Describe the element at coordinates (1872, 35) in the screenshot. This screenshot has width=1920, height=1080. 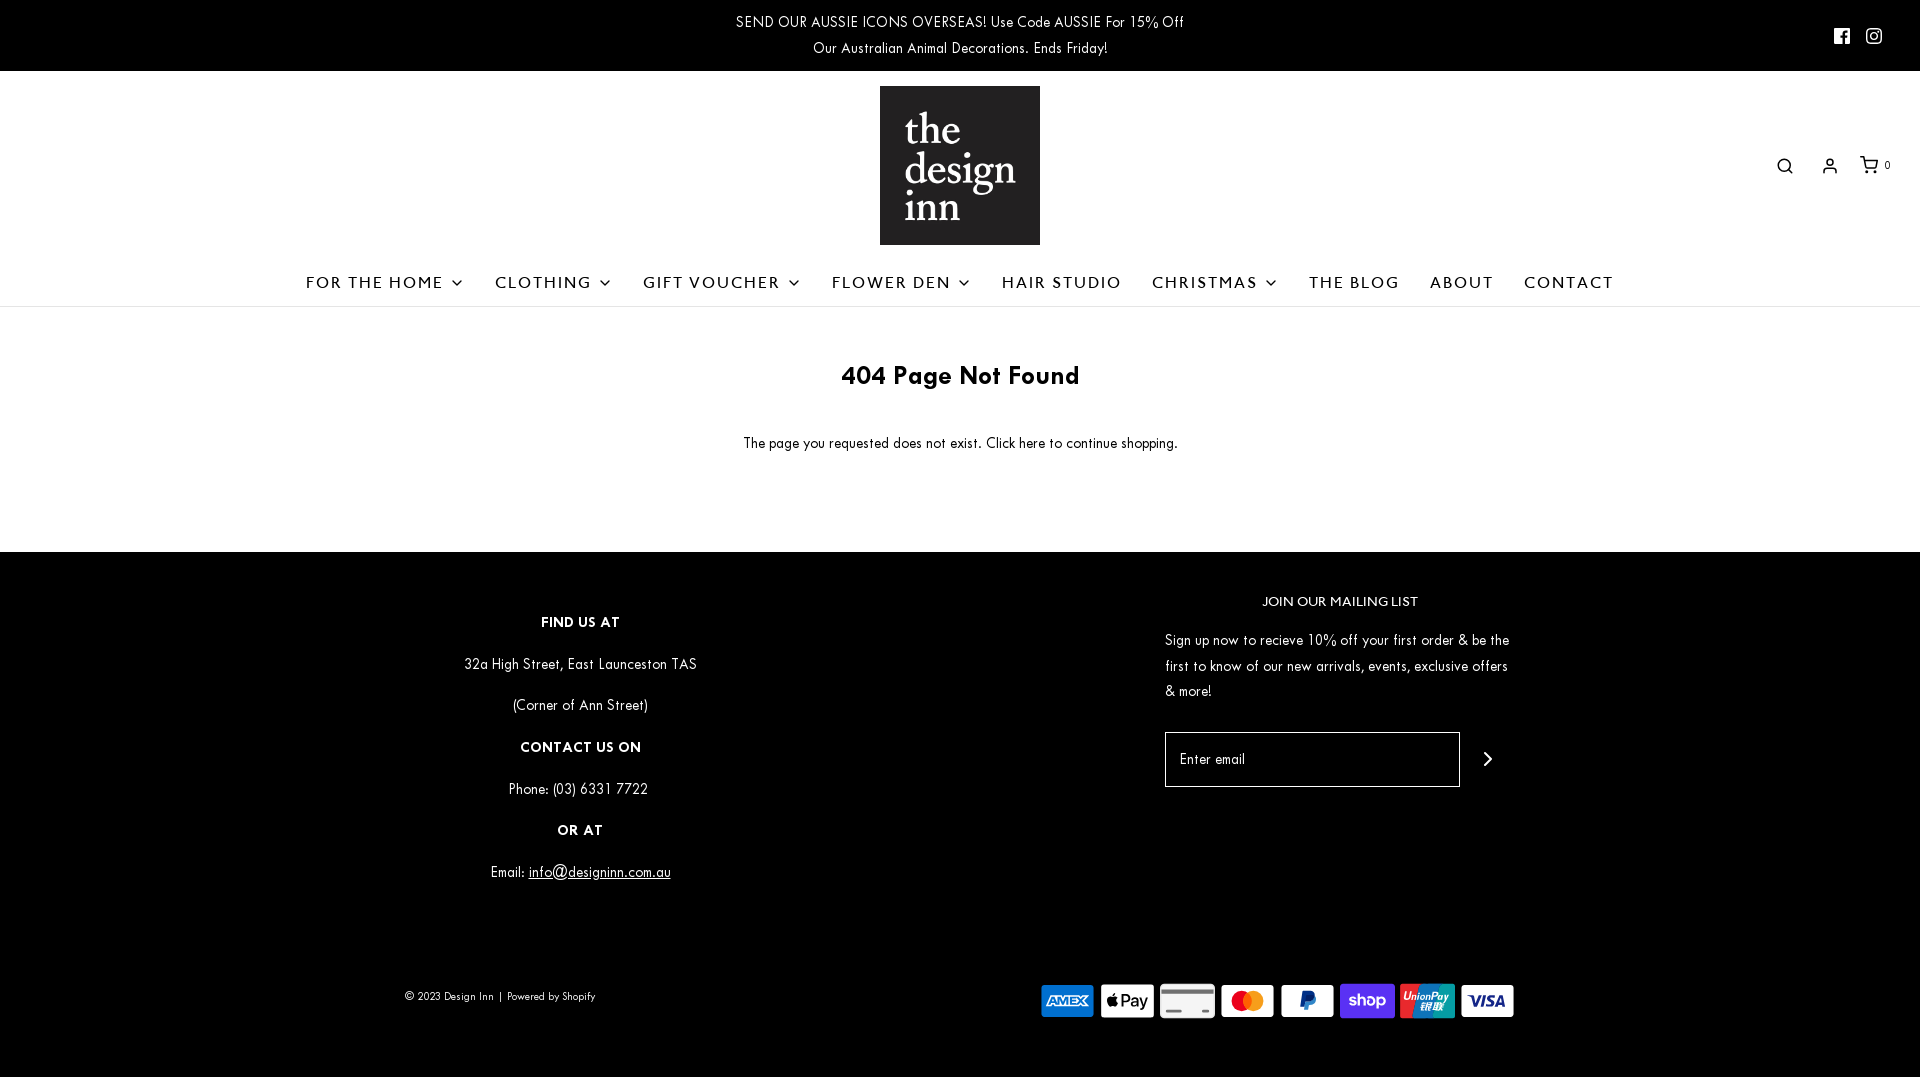
I see `'Instagram icon'` at that location.